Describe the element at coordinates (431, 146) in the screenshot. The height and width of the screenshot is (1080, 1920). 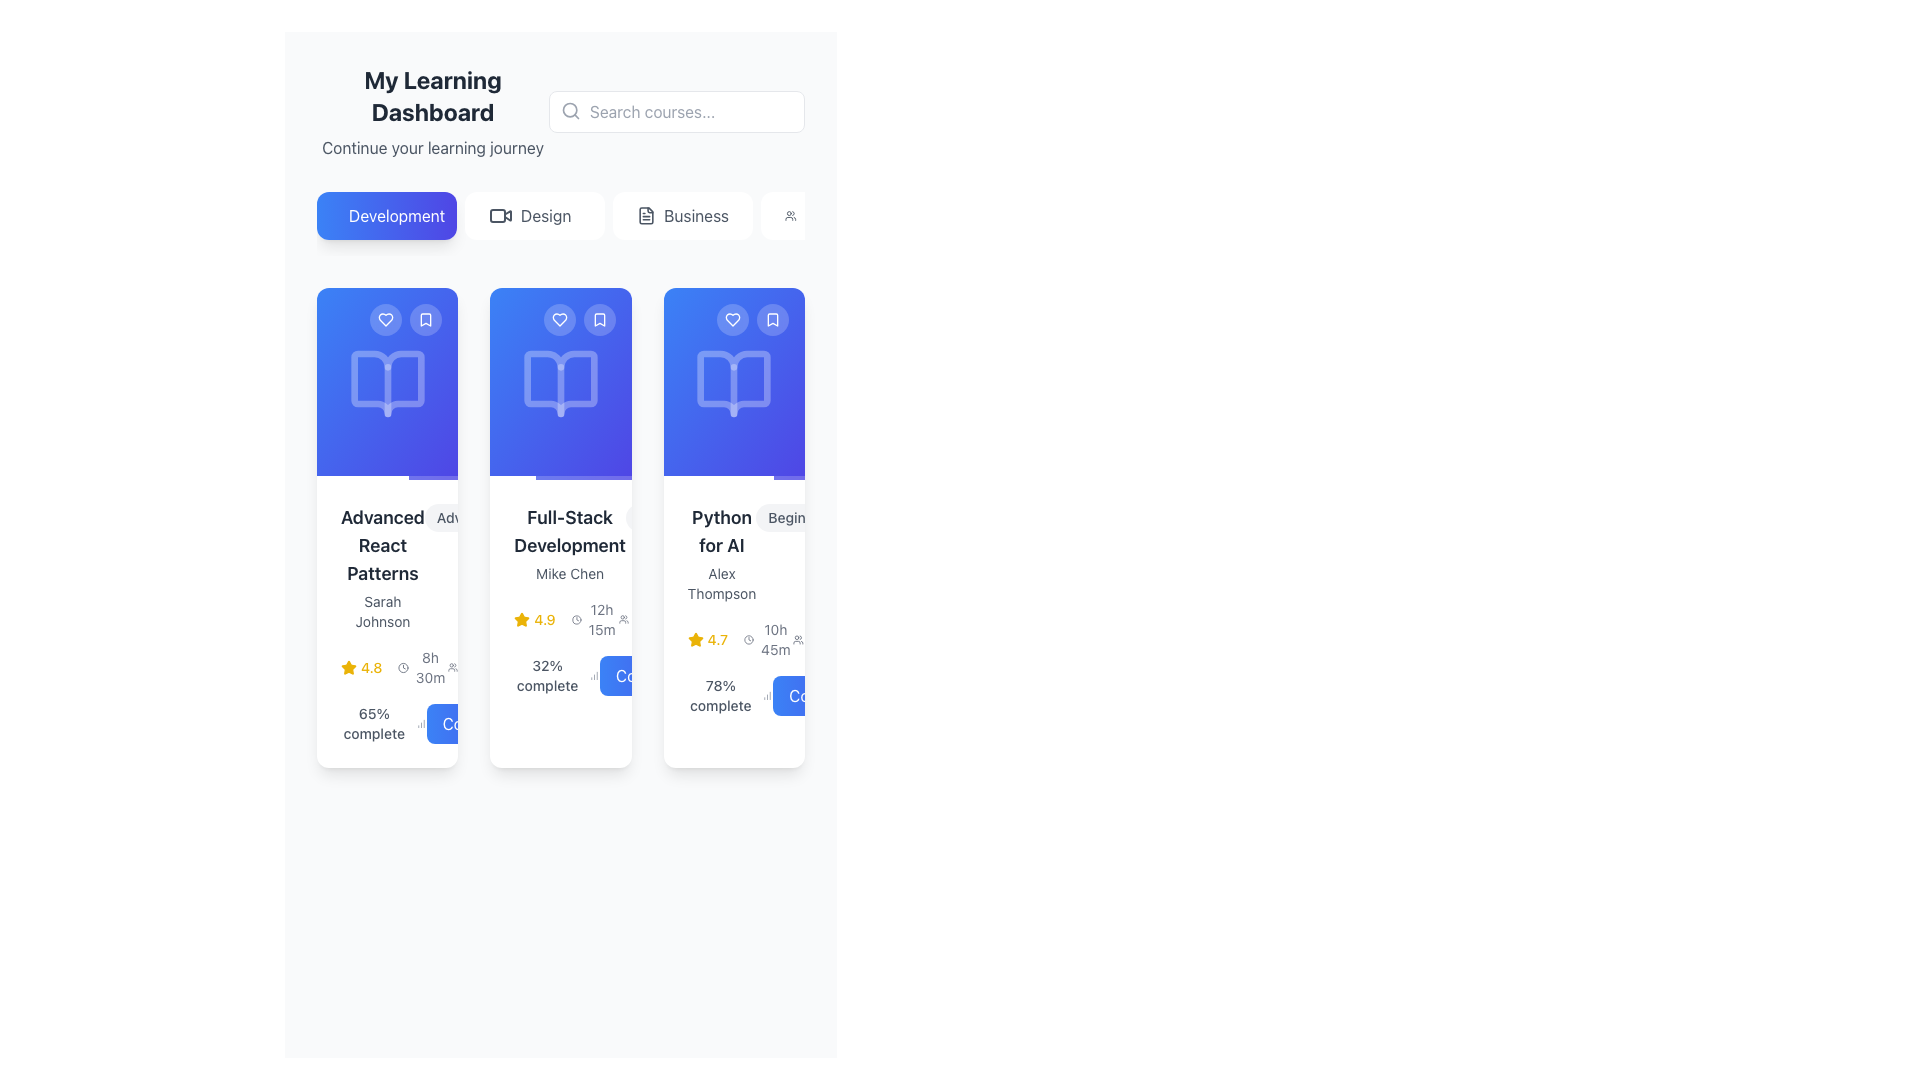
I see `the static text that reads 'Continue your learning journey', which is styled in gray and positioned below the header 'My Learning Dashboard'` at that location.